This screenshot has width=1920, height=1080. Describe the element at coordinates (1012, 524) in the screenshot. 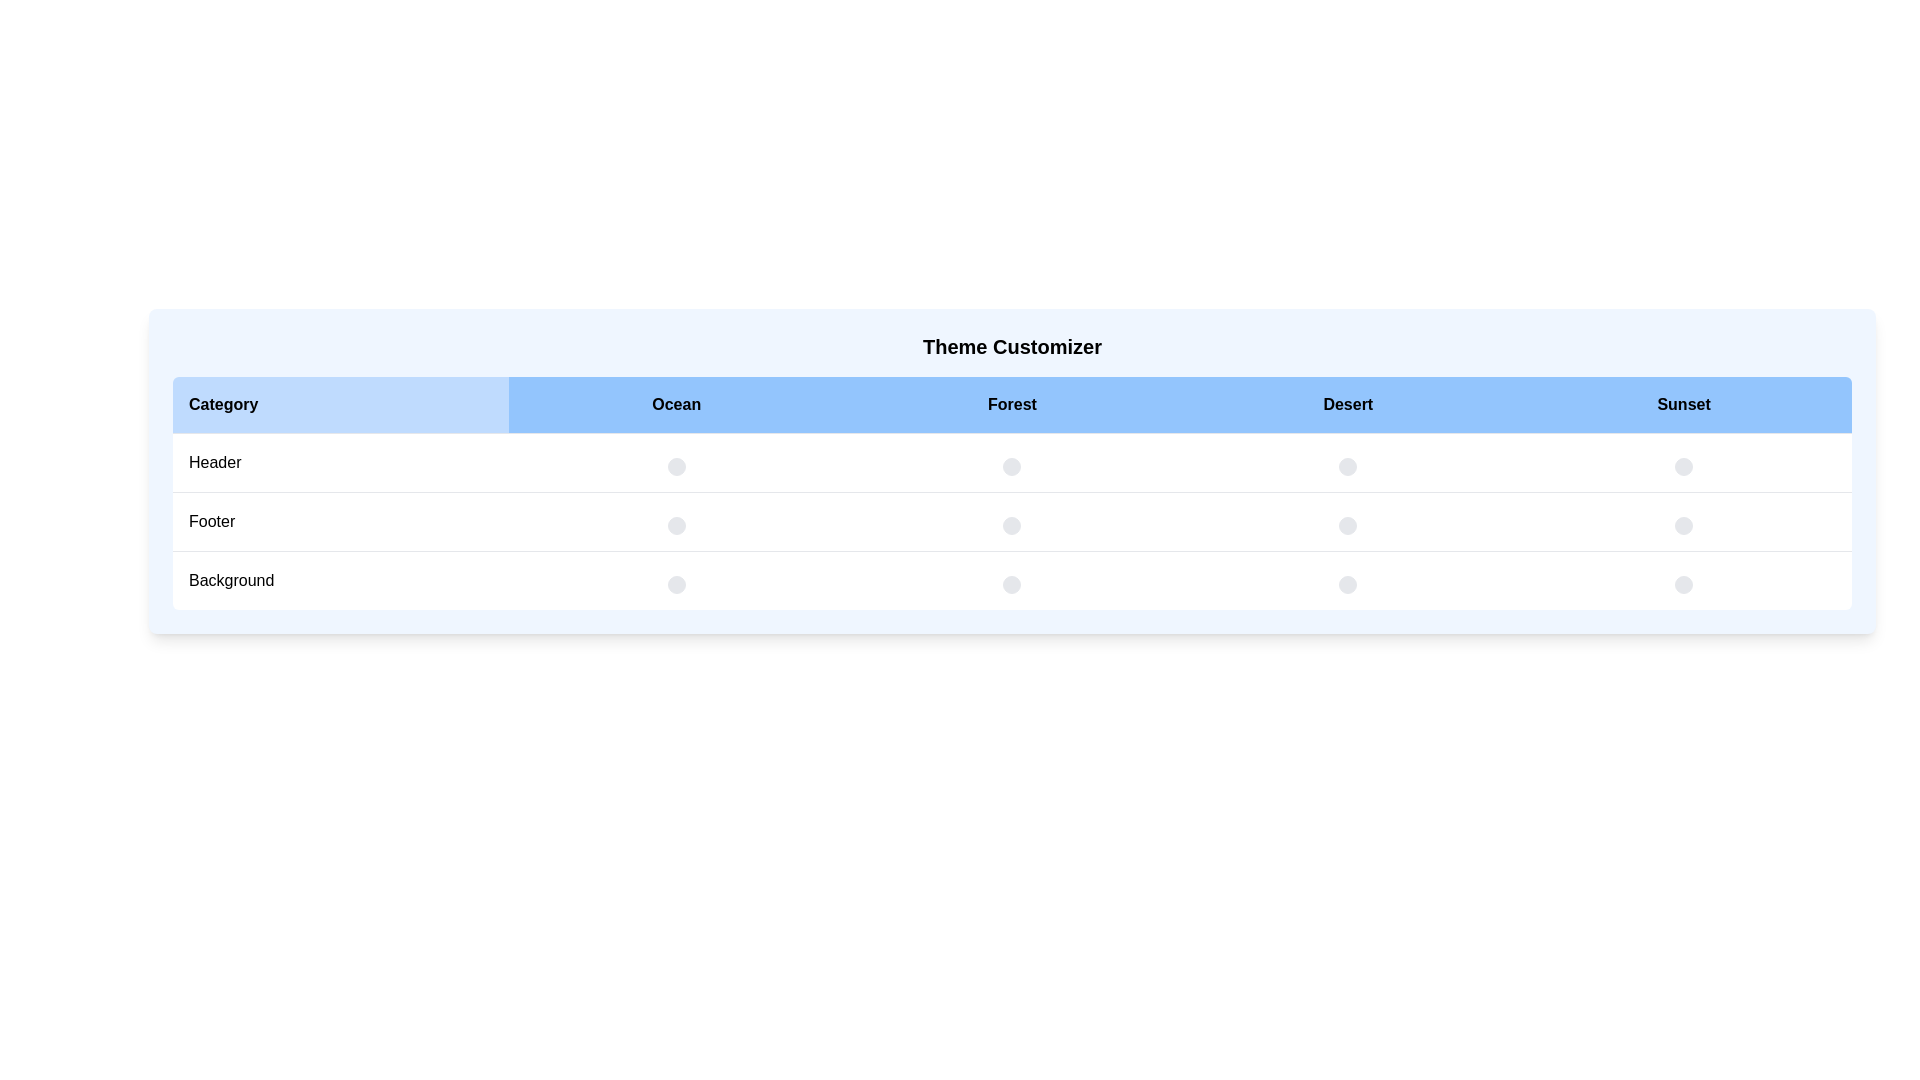

I see `the radio button` at that location.